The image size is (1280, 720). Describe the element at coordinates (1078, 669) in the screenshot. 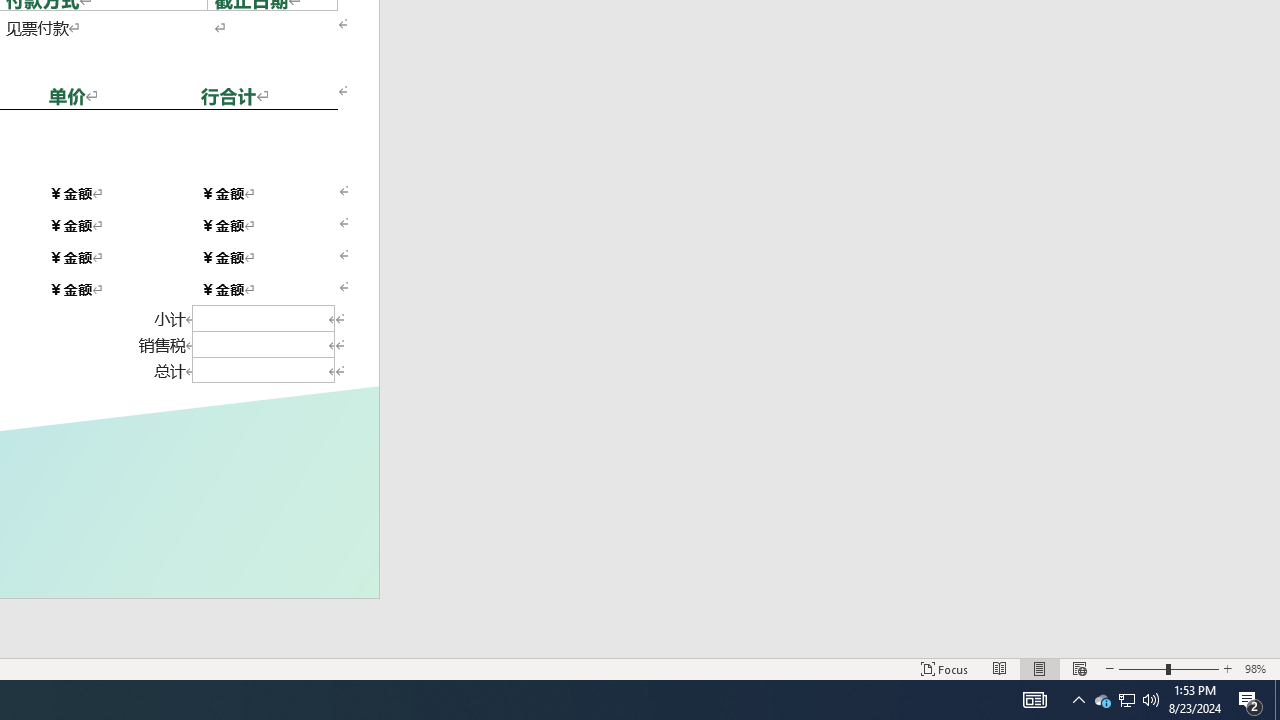

I see `'Web Layout'` at that location.